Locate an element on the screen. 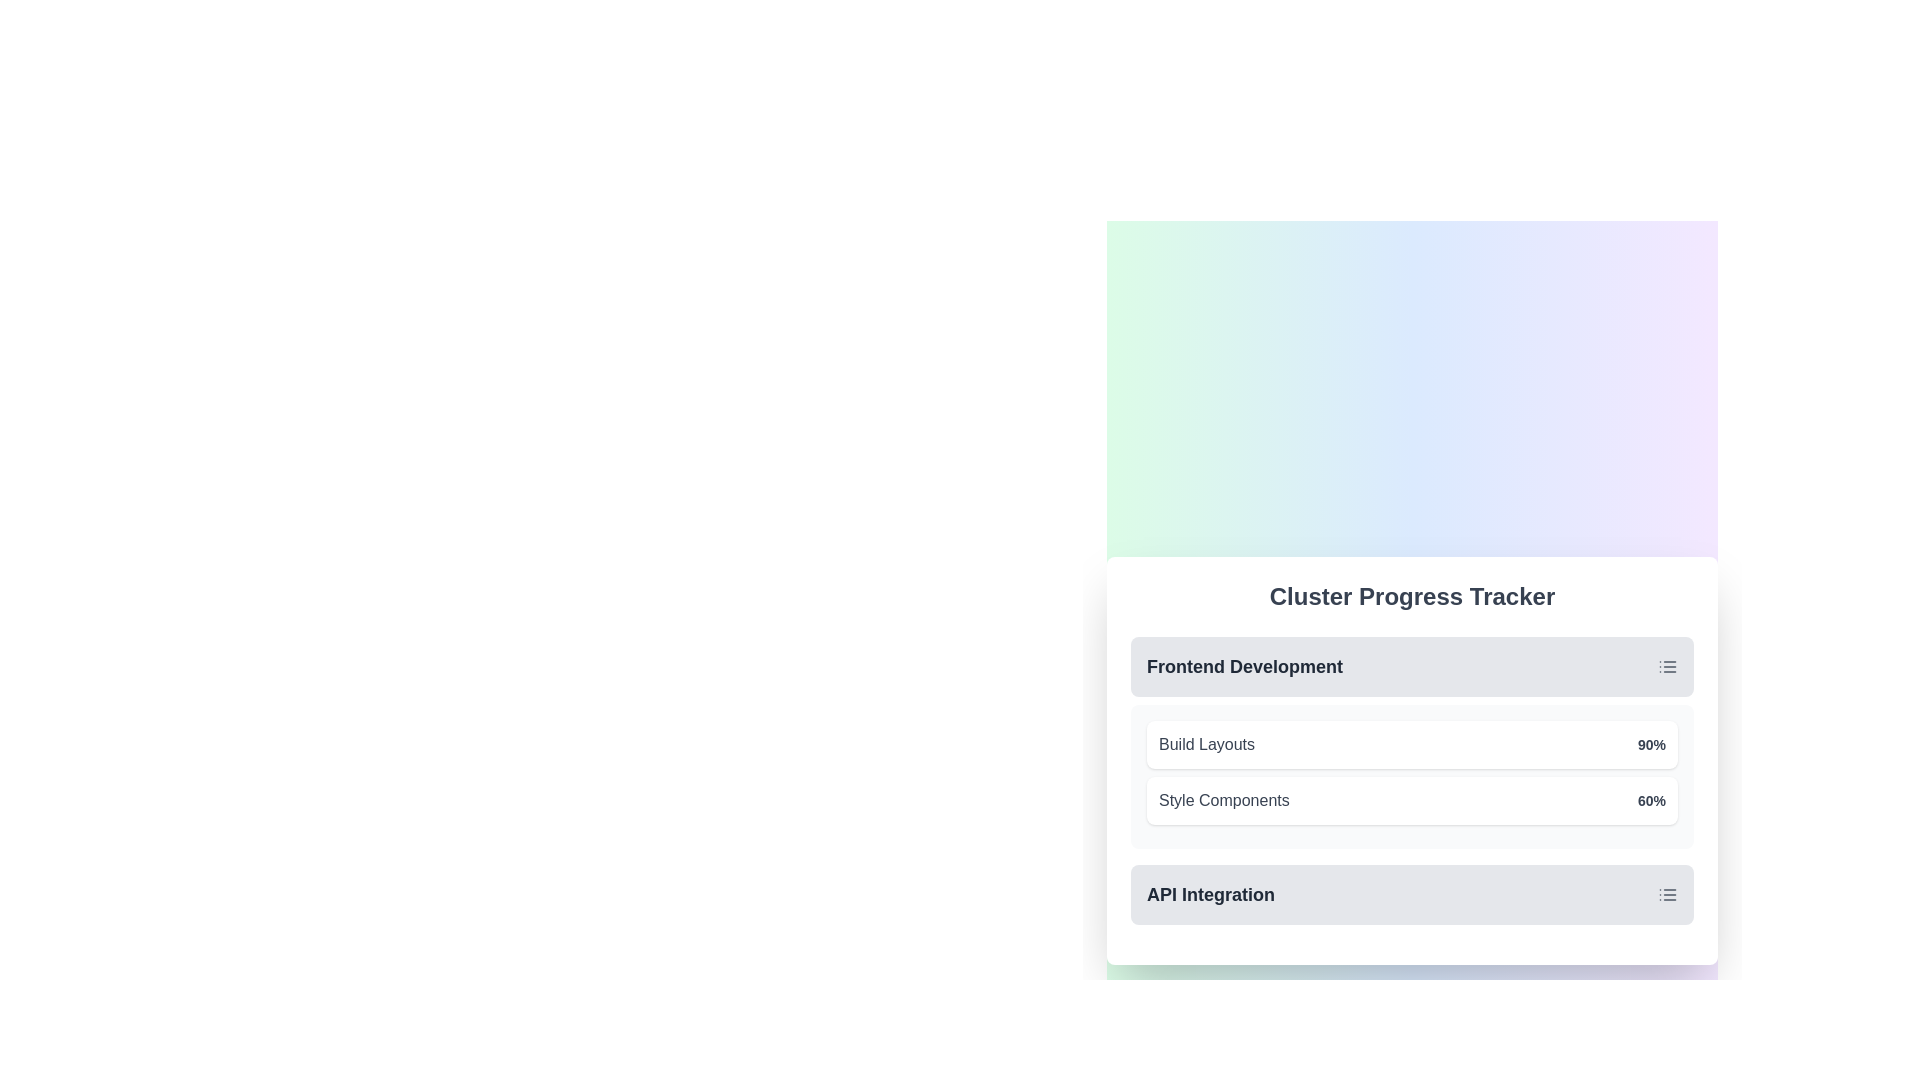  the Text label that indicates the progress percentage for the task 'Style Components,' which shows 60% and is located within the 'Frontend Development' section, adjacent to a progress bar is located at coordinates (1651, 800).